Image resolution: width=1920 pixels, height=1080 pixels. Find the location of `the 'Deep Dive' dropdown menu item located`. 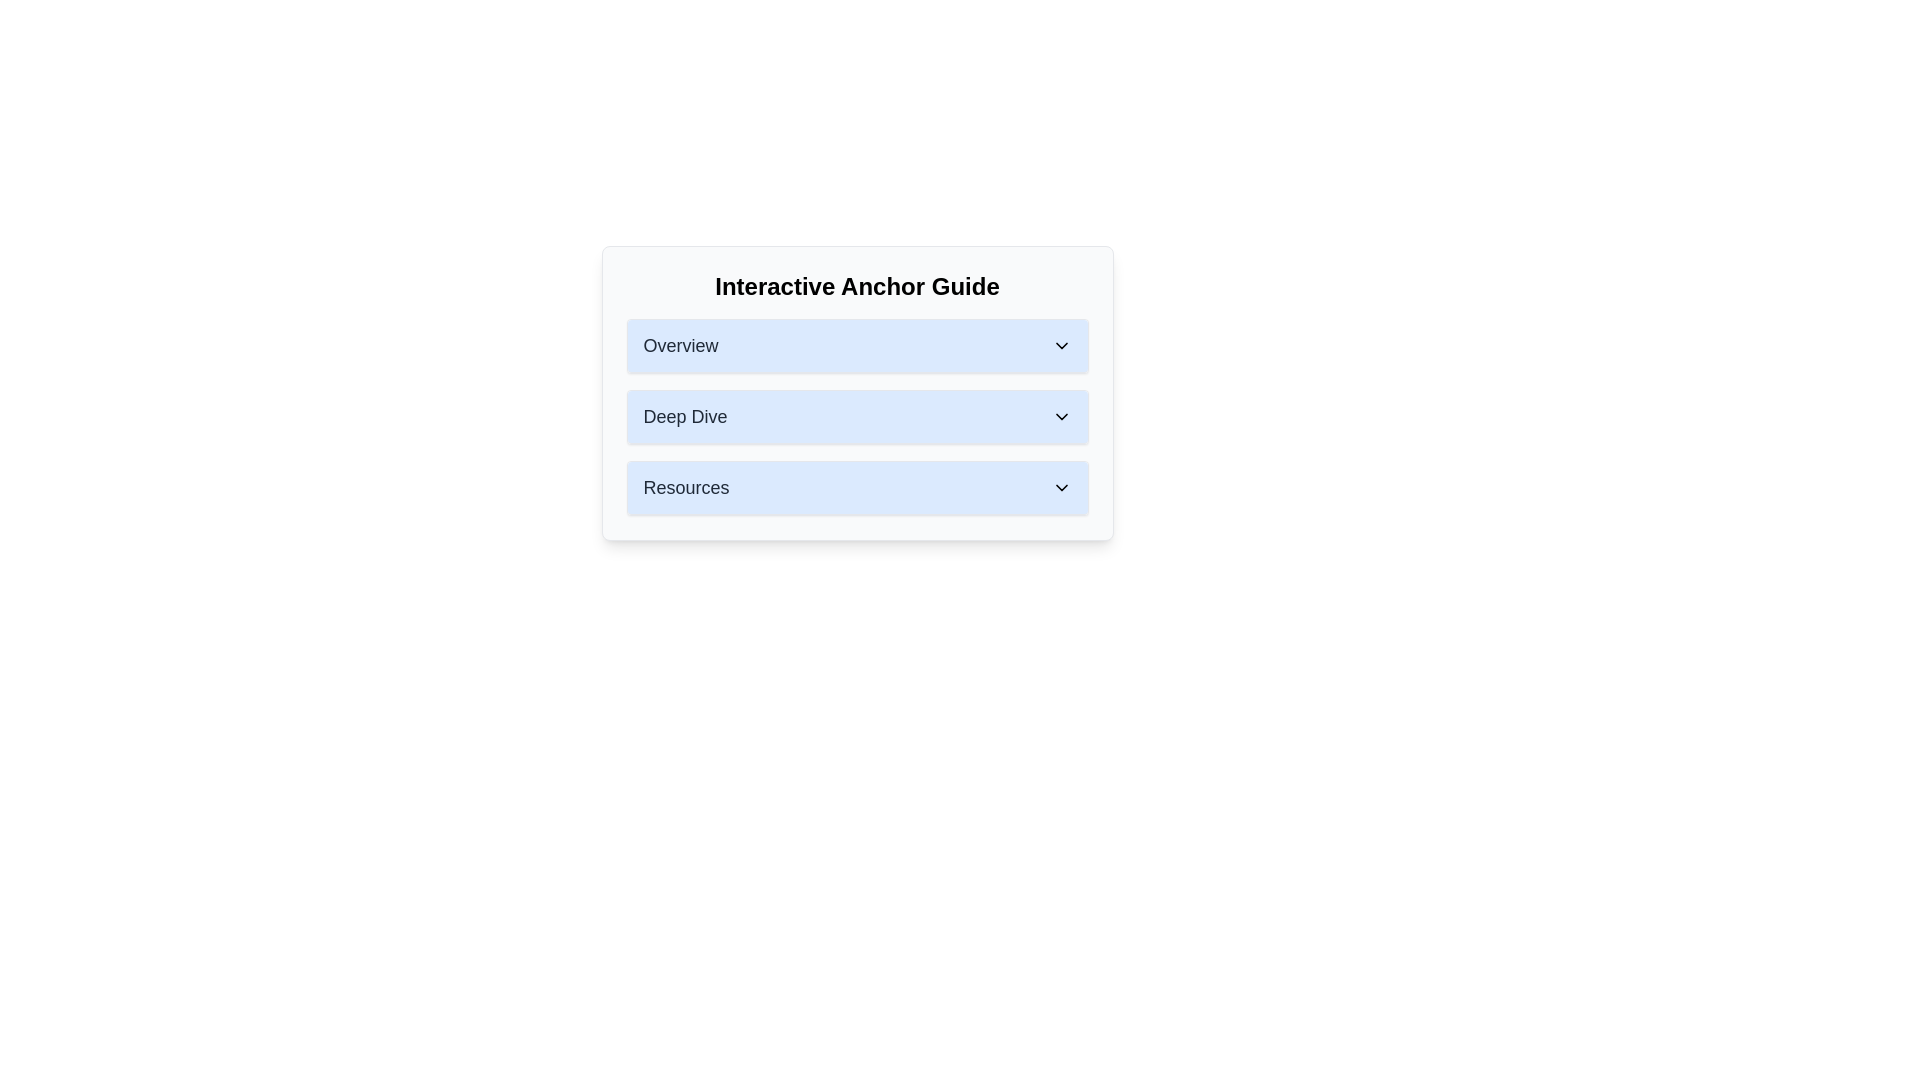

the 'Deep Dive' dropdown menu item located is located at coordinates (857, 416).